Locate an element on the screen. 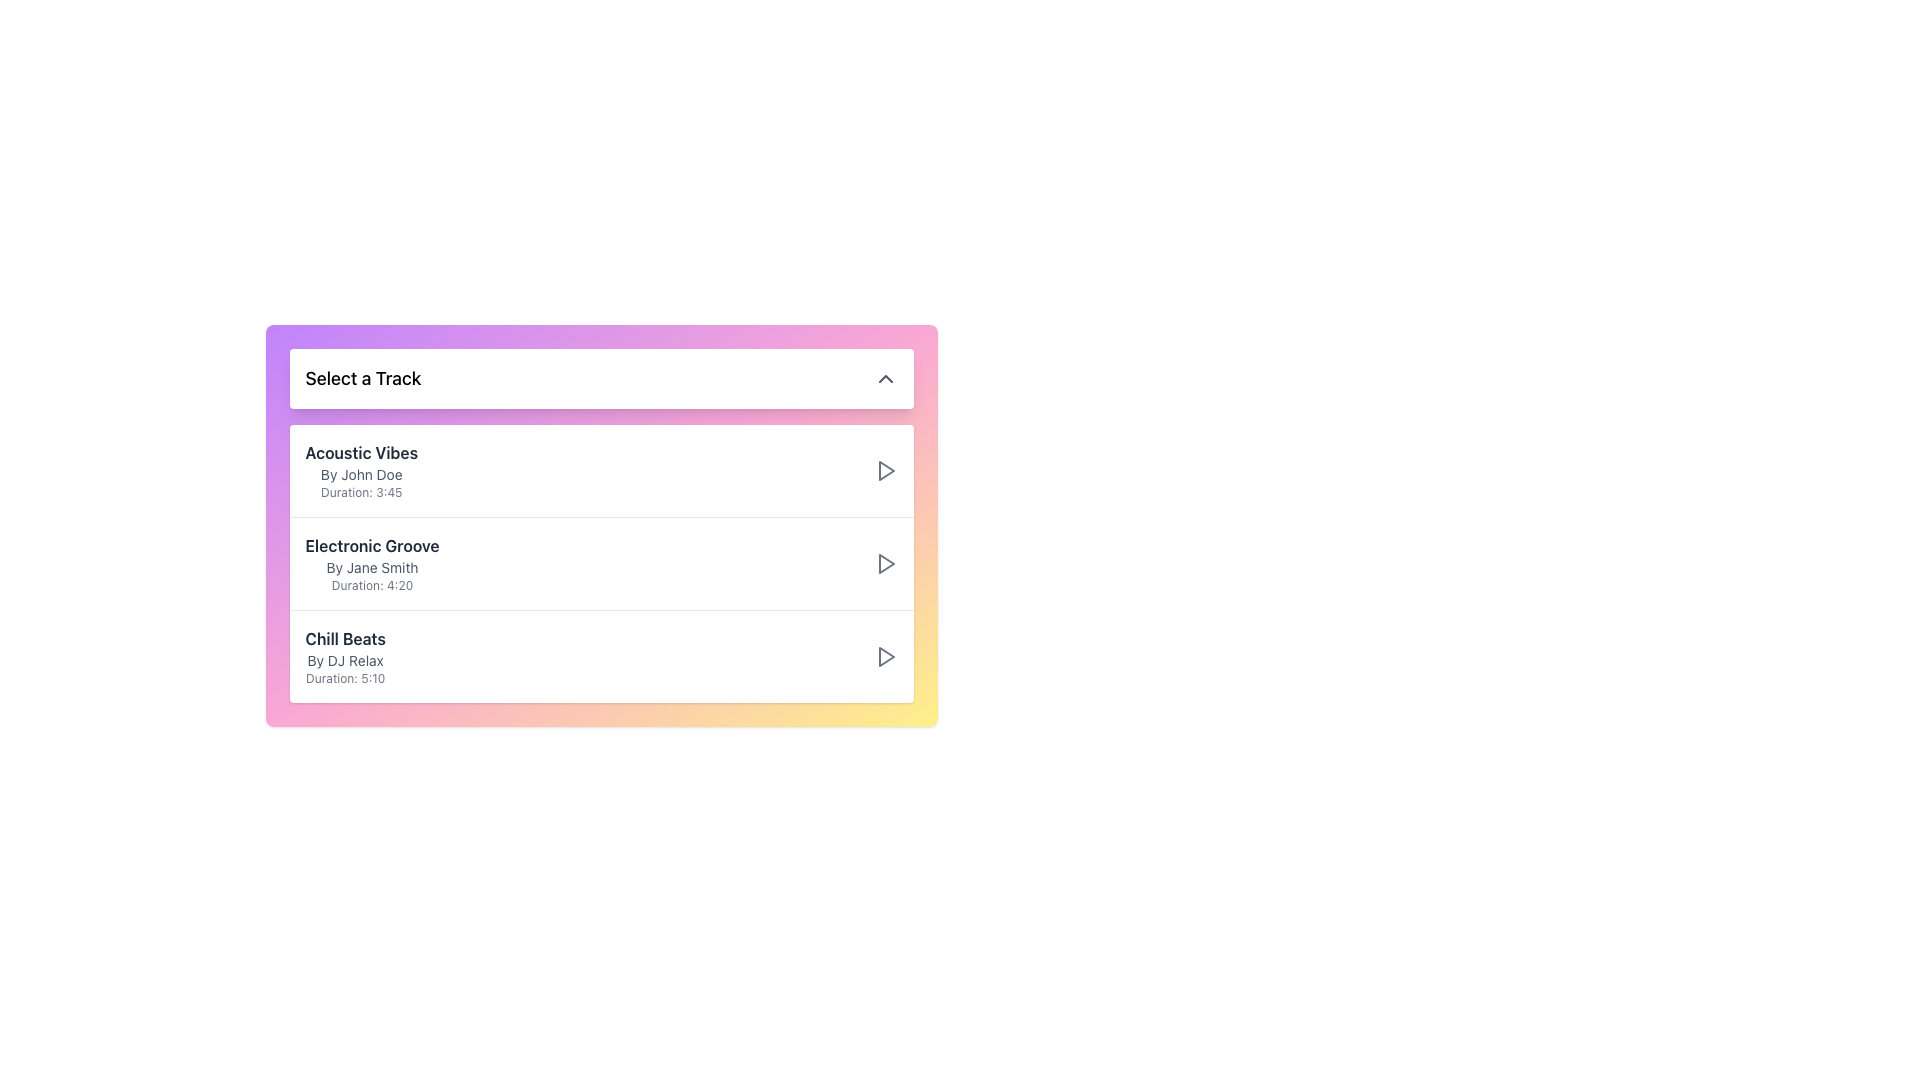  the triangular play icon for the 'Electronic Groove' track is located at coordinates (885, 563).